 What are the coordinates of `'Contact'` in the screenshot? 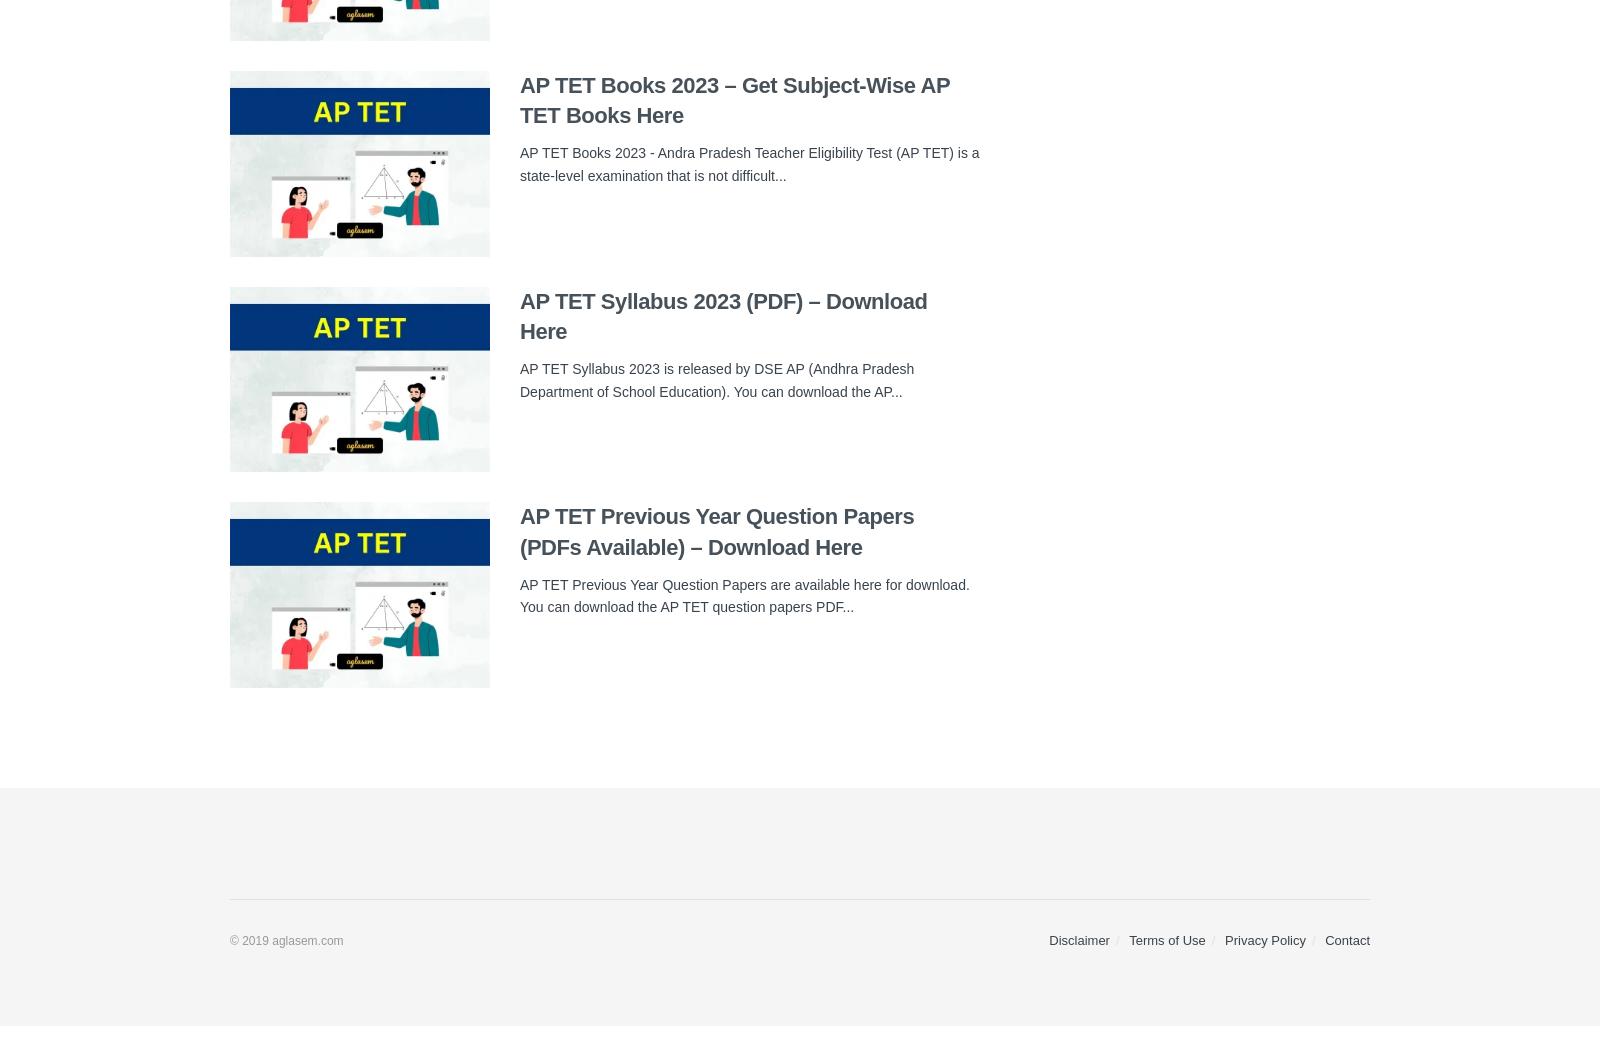 It's located at (1346, 940).